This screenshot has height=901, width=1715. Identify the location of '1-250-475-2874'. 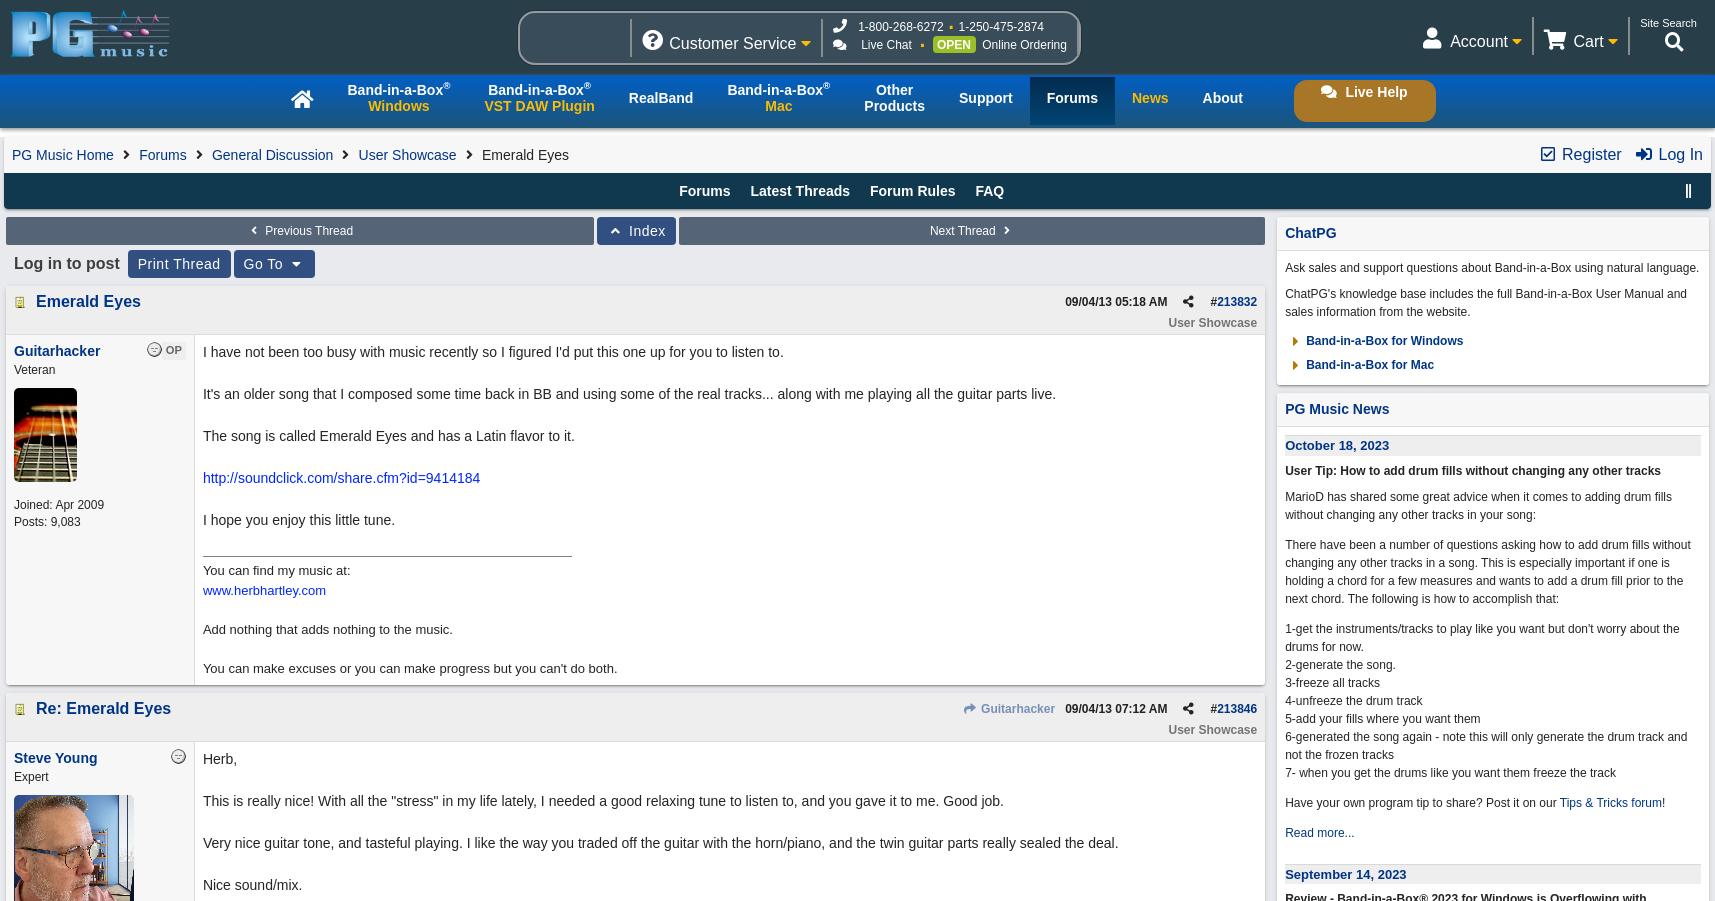
(1000, 26).